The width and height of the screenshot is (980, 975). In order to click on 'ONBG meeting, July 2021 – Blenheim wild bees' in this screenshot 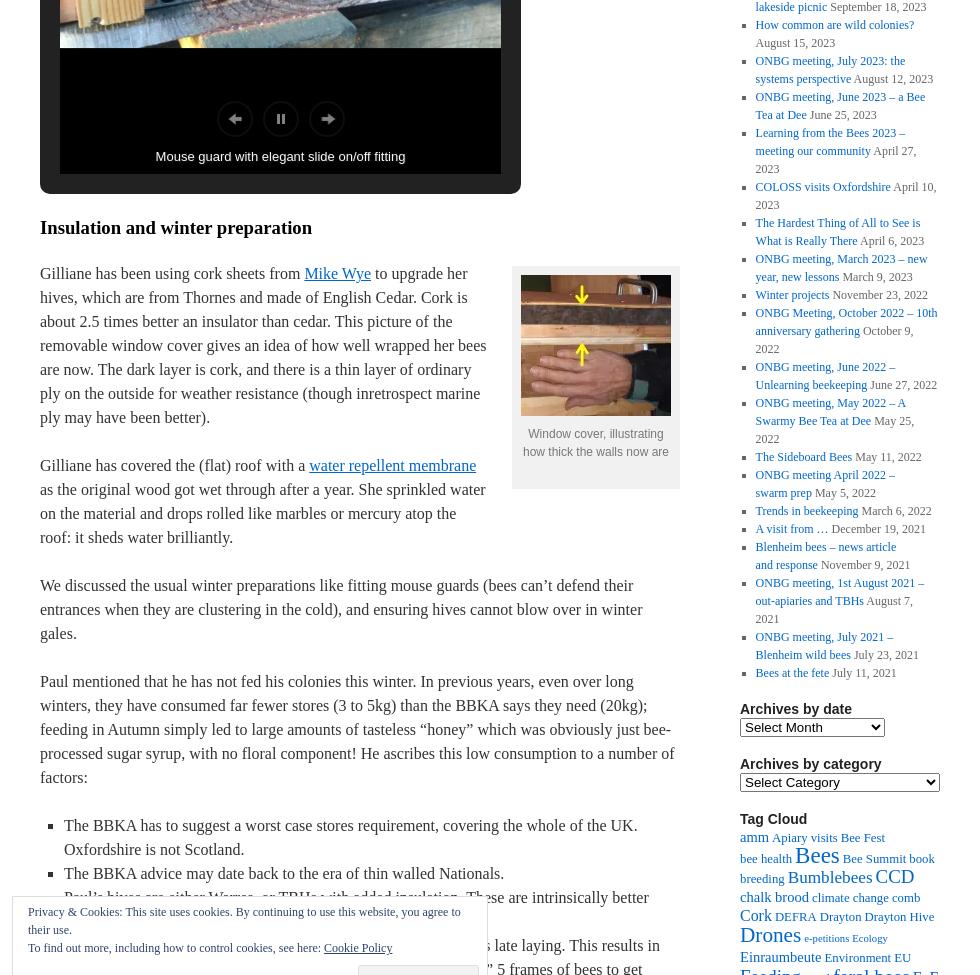, I will do `click(823, 646)`.